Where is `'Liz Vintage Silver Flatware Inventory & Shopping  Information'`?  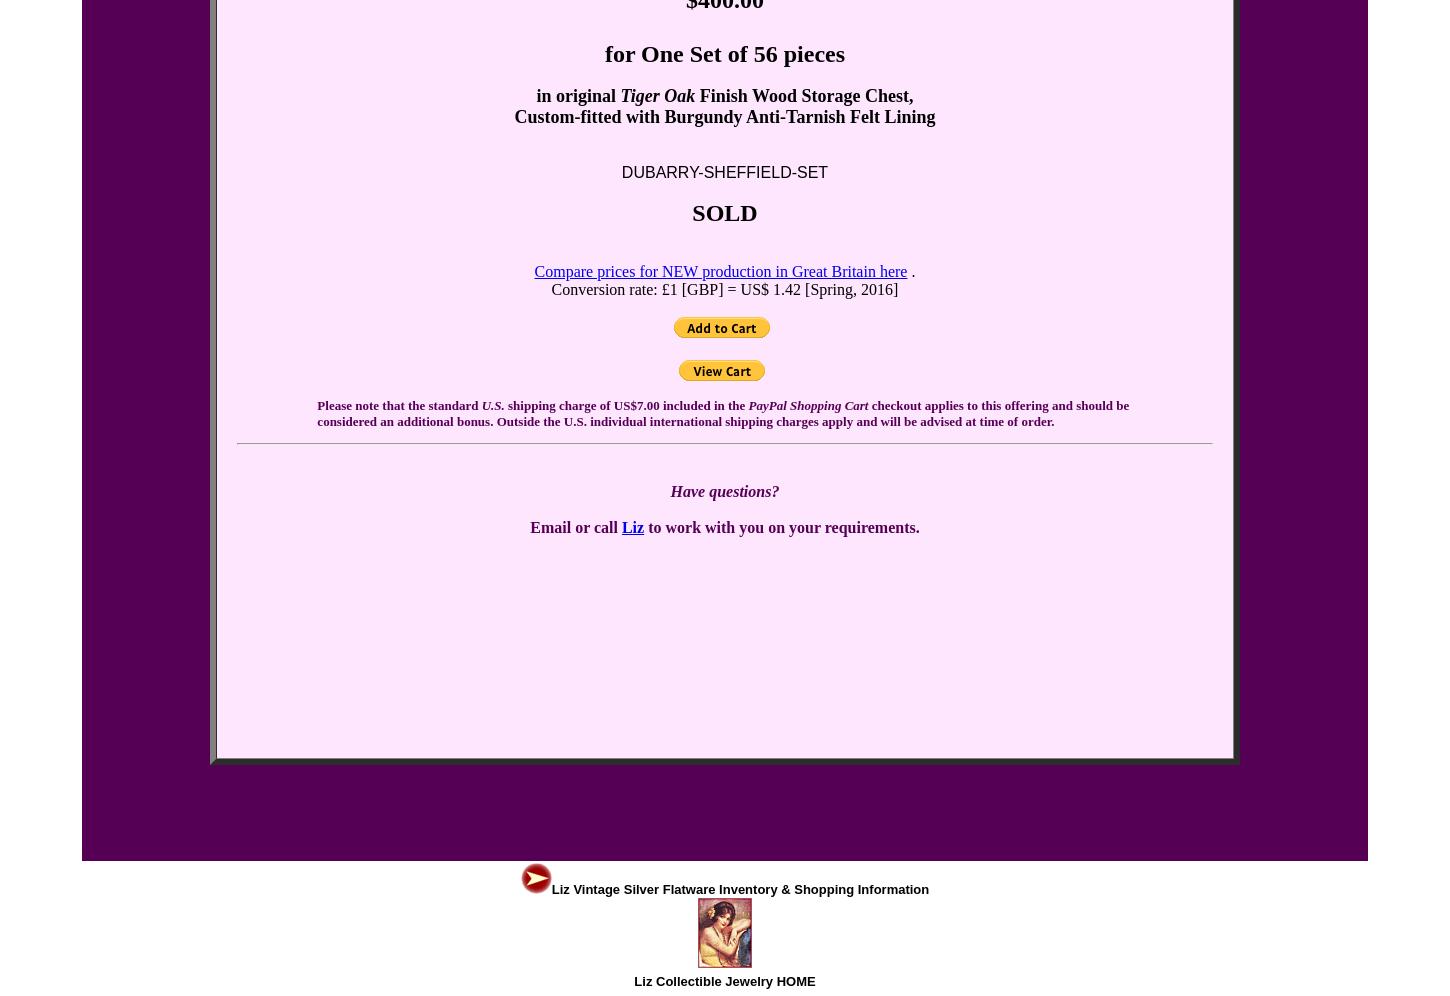 'Liz Vintage Silver Flatware Inventory & Shopping  Information' is located at coordinates (551, 888).